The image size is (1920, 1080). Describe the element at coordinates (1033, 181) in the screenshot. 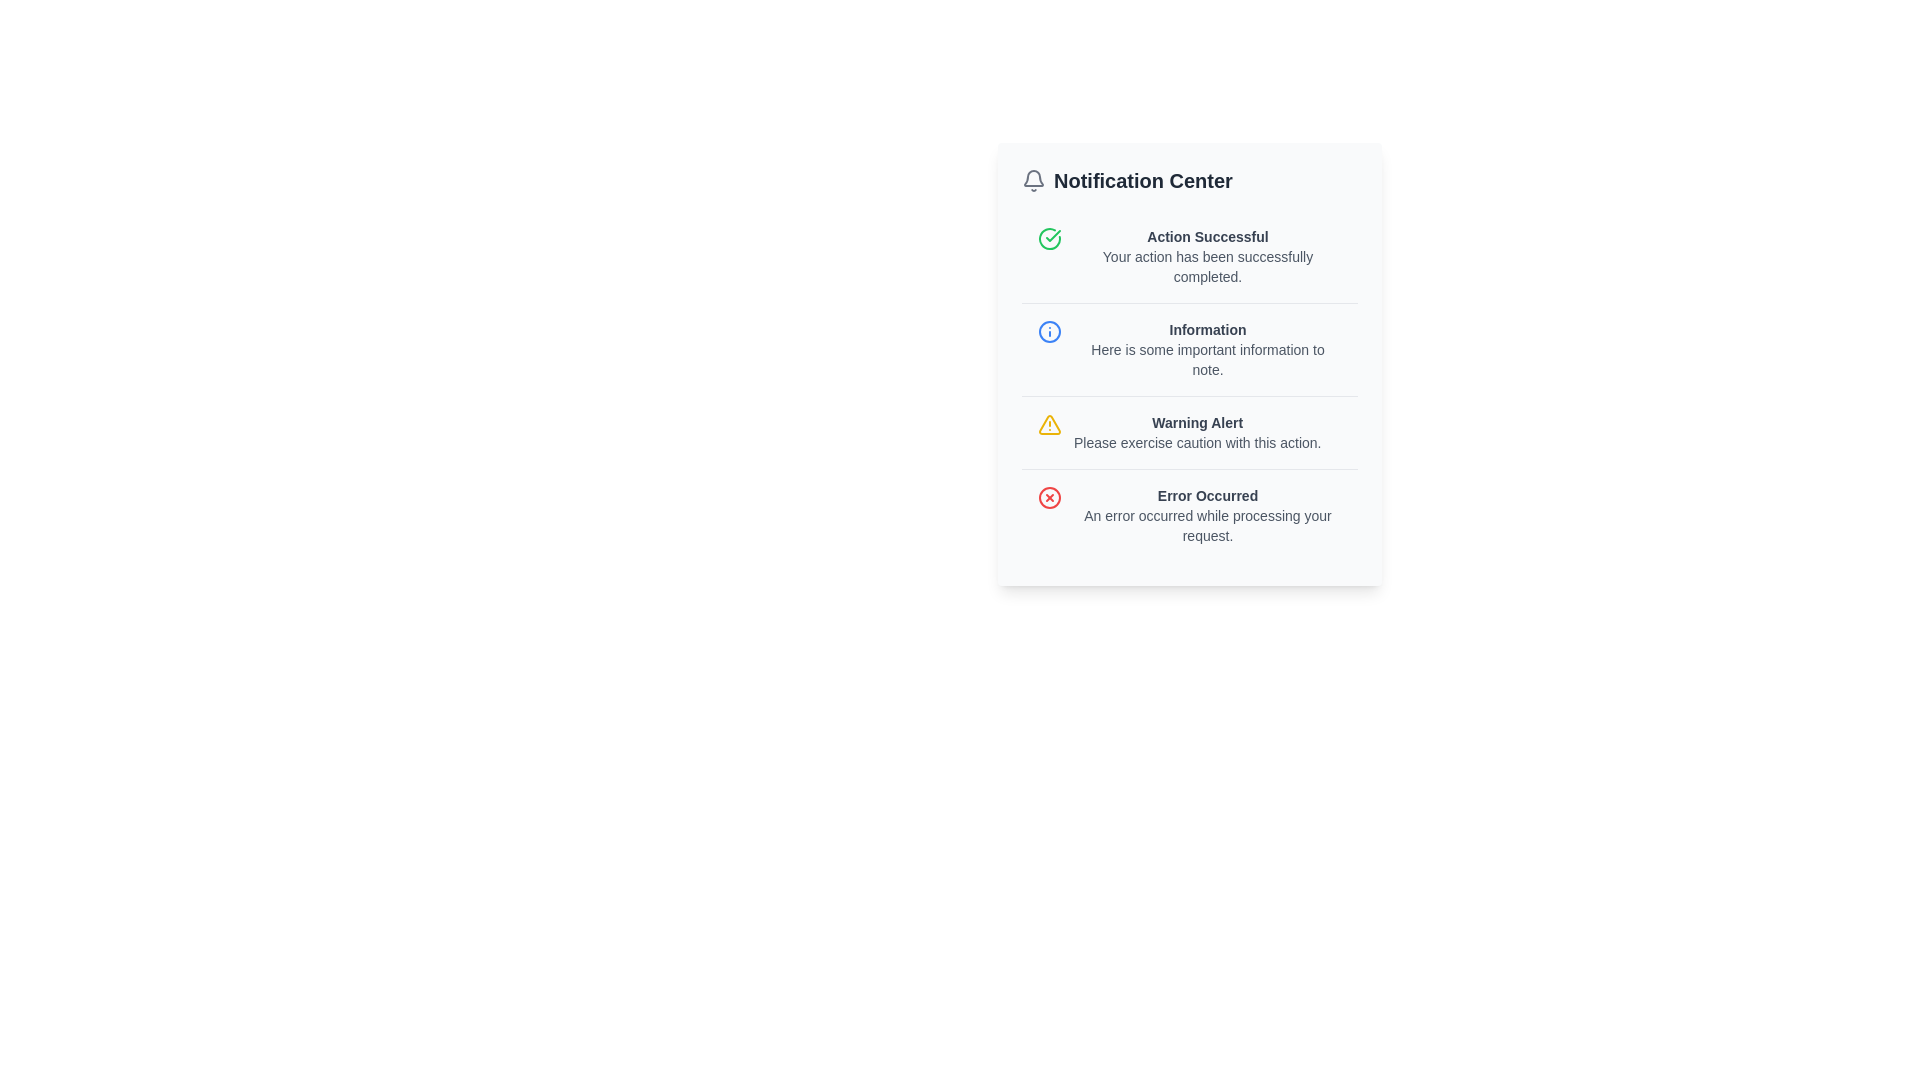

I see `the simplified gray bell icon located at the top-left corner of the 'Notification Center', which is the first item before the text 'Notification Center'` at that location.